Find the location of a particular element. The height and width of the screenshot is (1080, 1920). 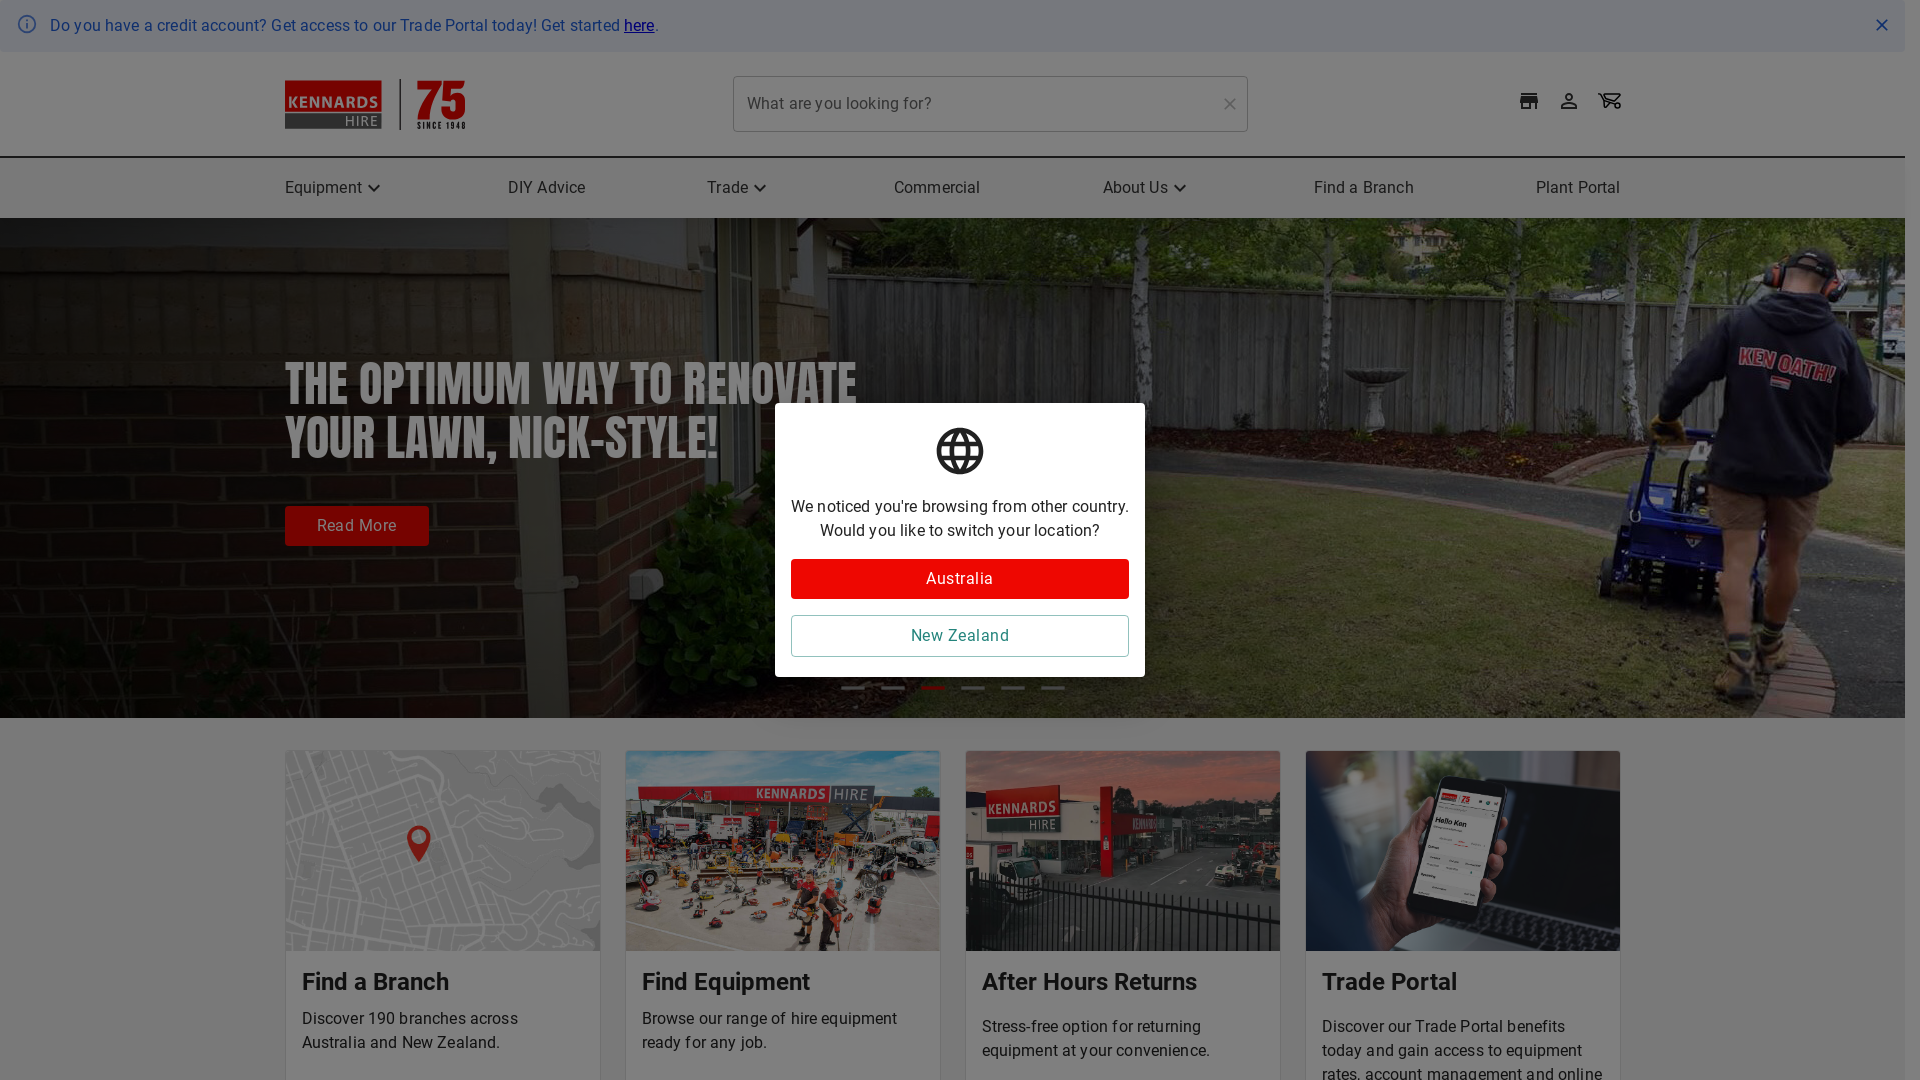

'DIY Advice' is located at coordinates (547, 188).